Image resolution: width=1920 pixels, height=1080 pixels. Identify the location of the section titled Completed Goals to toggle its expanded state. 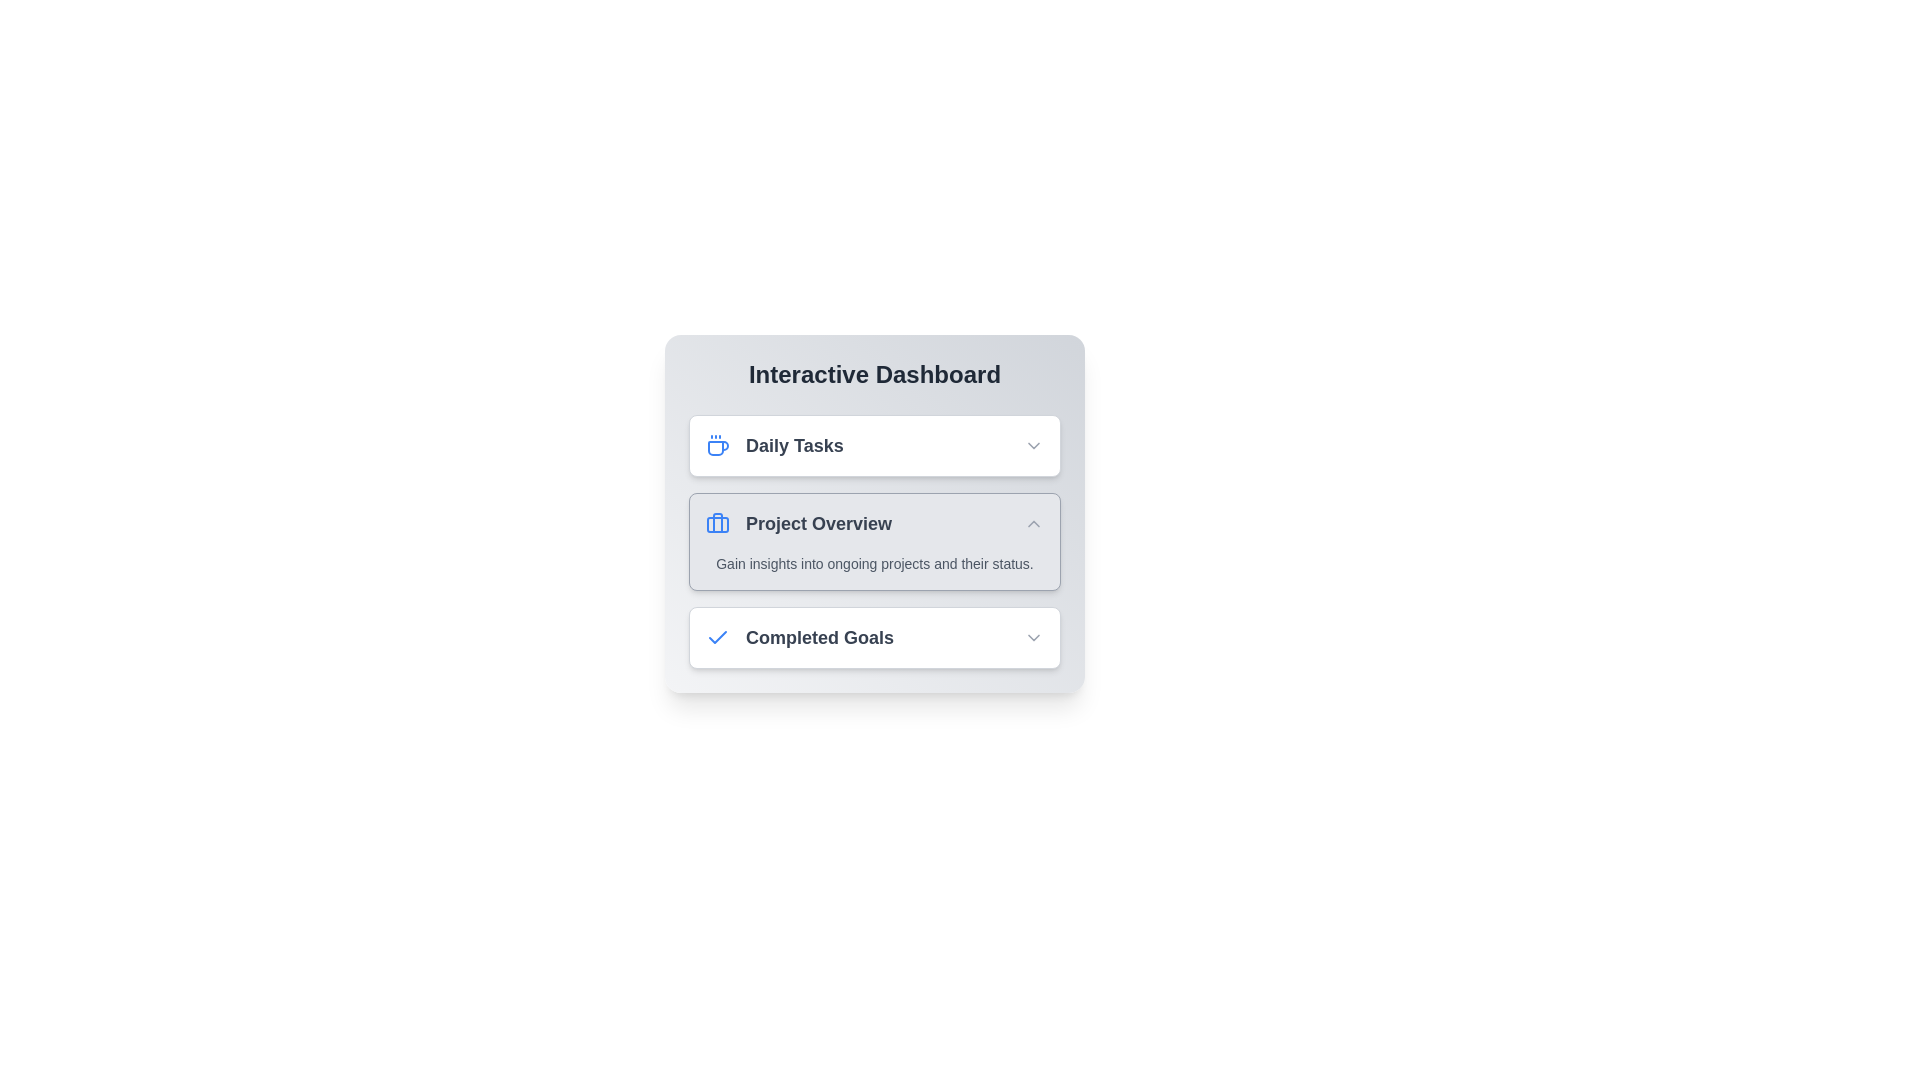
(874, 637).